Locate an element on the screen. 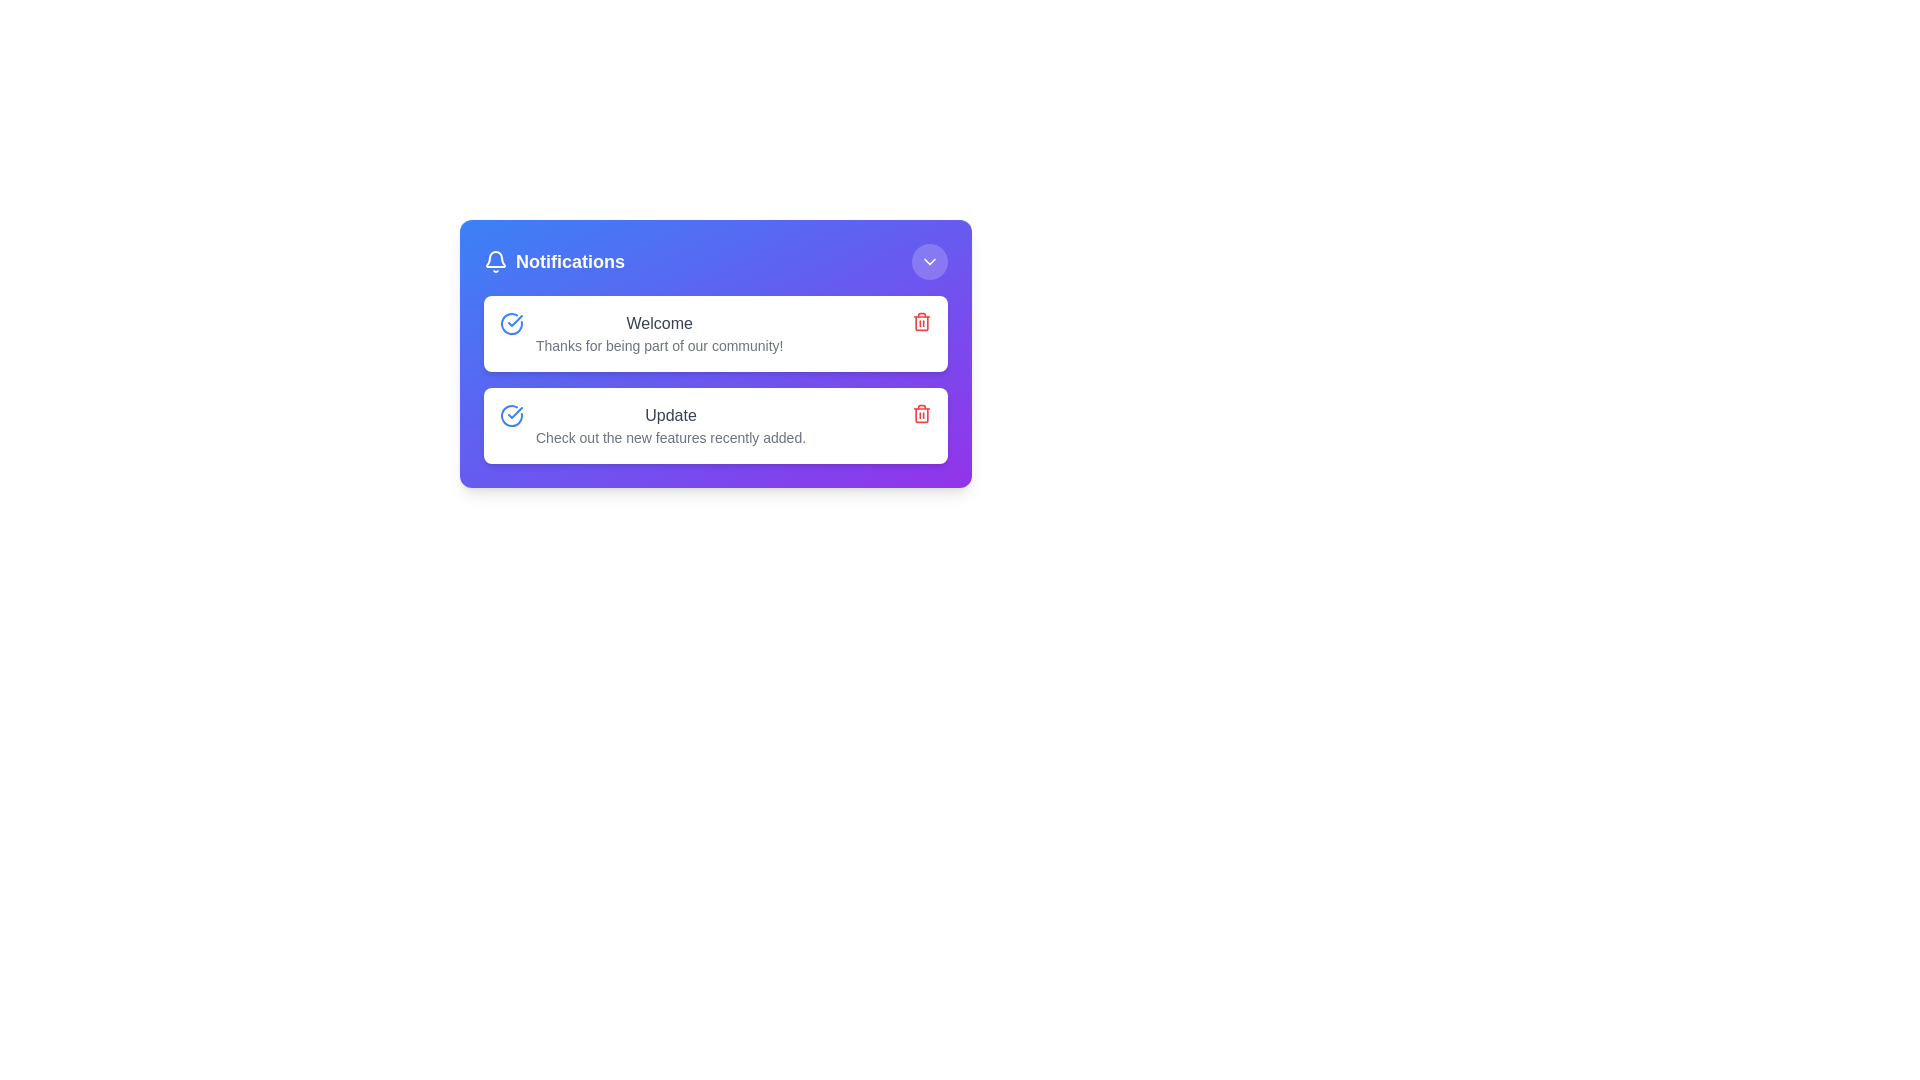  SVG properties of the blue circular indicator located in the first notification box, to the left of the text 'Welcome' and above the description text is located at coordinates (512, 415).